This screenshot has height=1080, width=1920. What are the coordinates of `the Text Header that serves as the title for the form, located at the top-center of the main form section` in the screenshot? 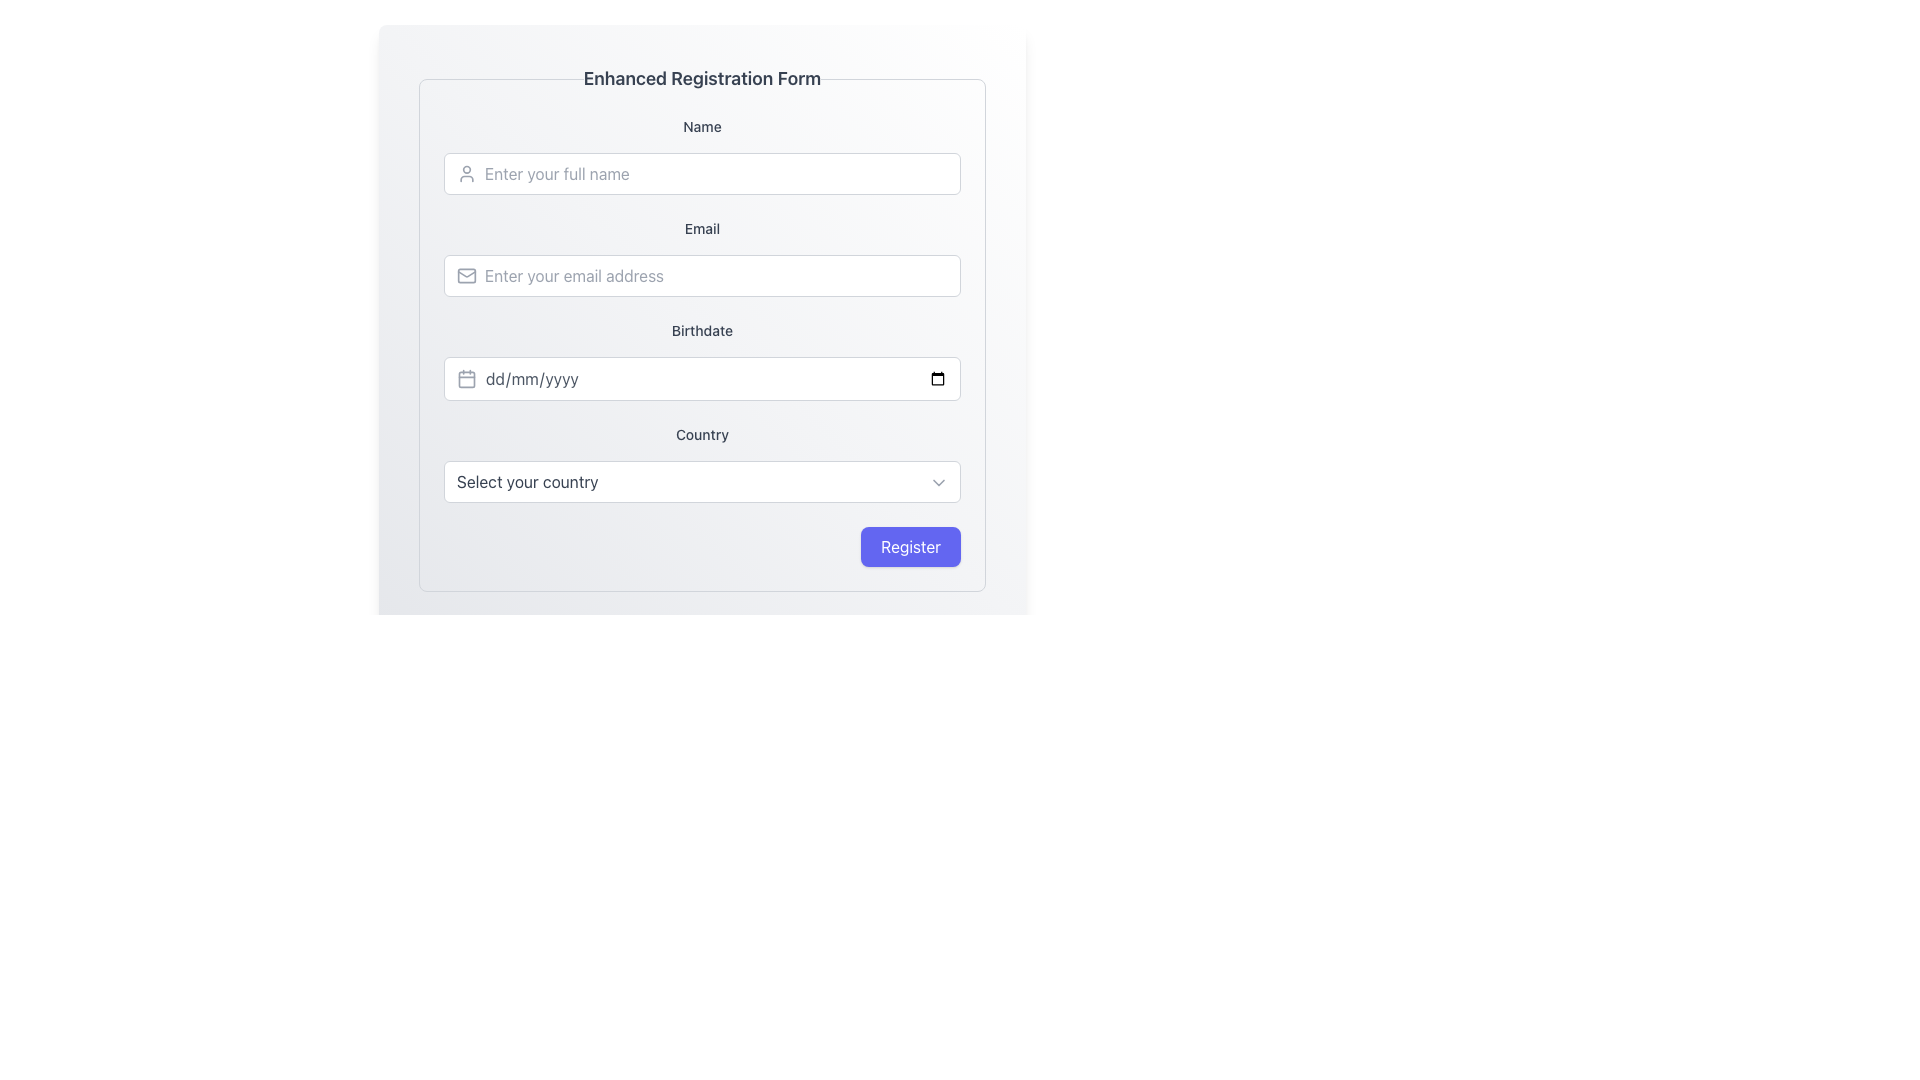 It's located at (702, 77).